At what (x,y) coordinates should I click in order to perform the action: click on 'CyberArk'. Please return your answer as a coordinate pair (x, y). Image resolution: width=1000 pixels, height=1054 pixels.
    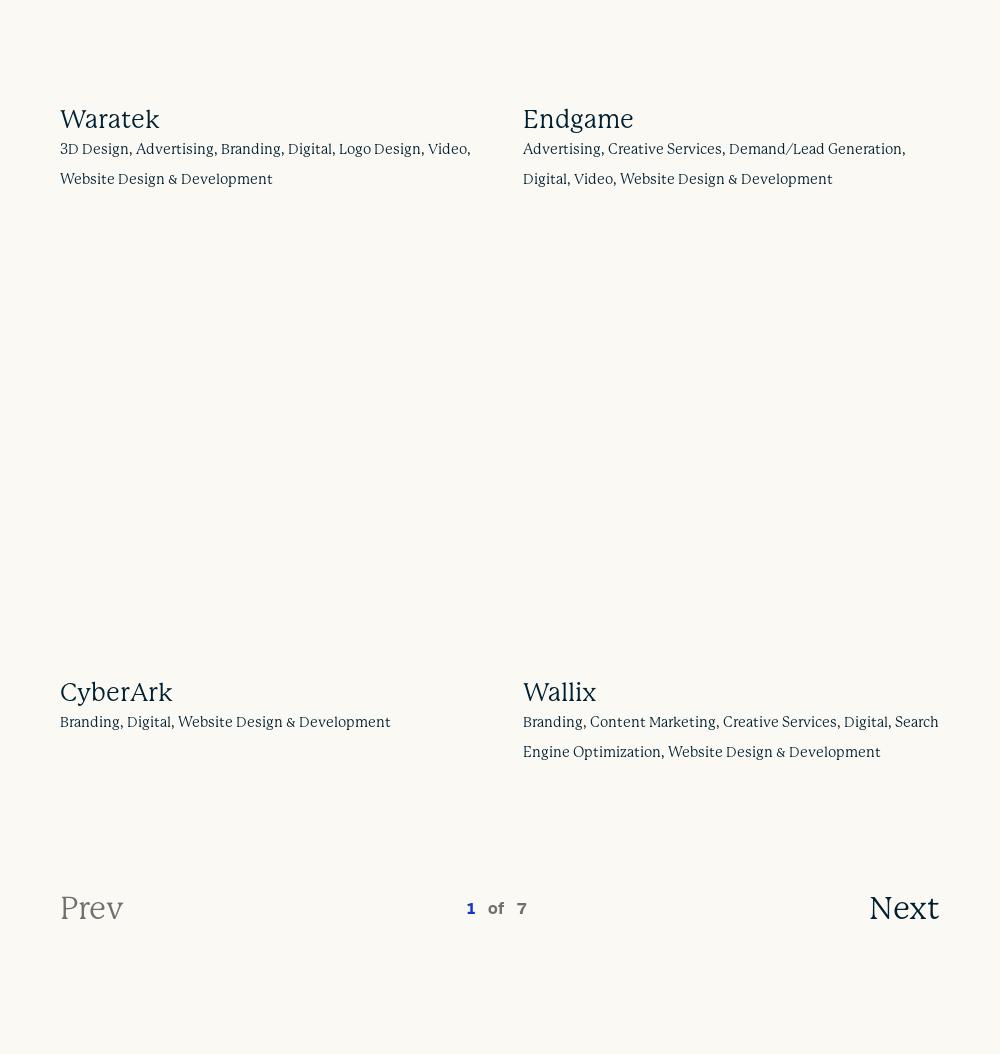
    Looking at the image, I should click on (115, 690).